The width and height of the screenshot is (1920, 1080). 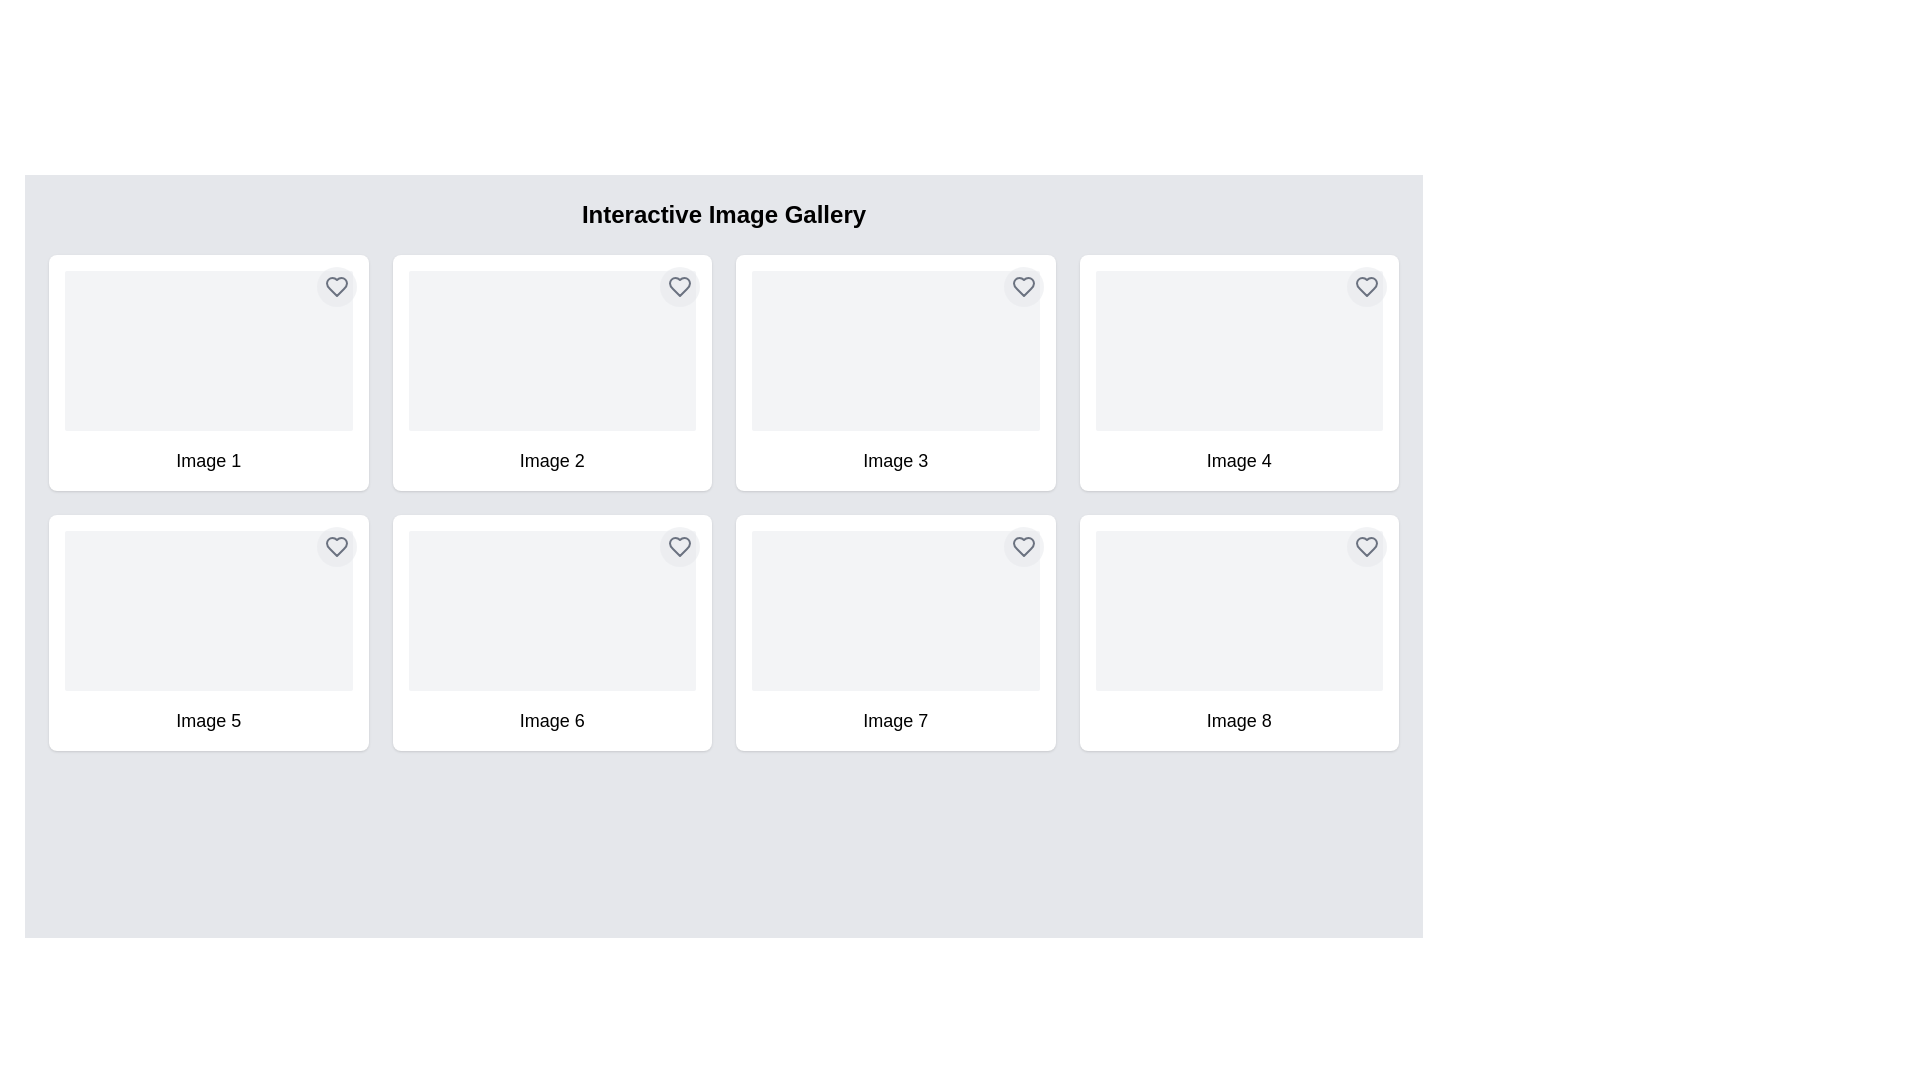 I want to click on the circular button with a heart-shaped icon located in the top-right corner of the 'Image 5' card, so click(x=336, y=547).